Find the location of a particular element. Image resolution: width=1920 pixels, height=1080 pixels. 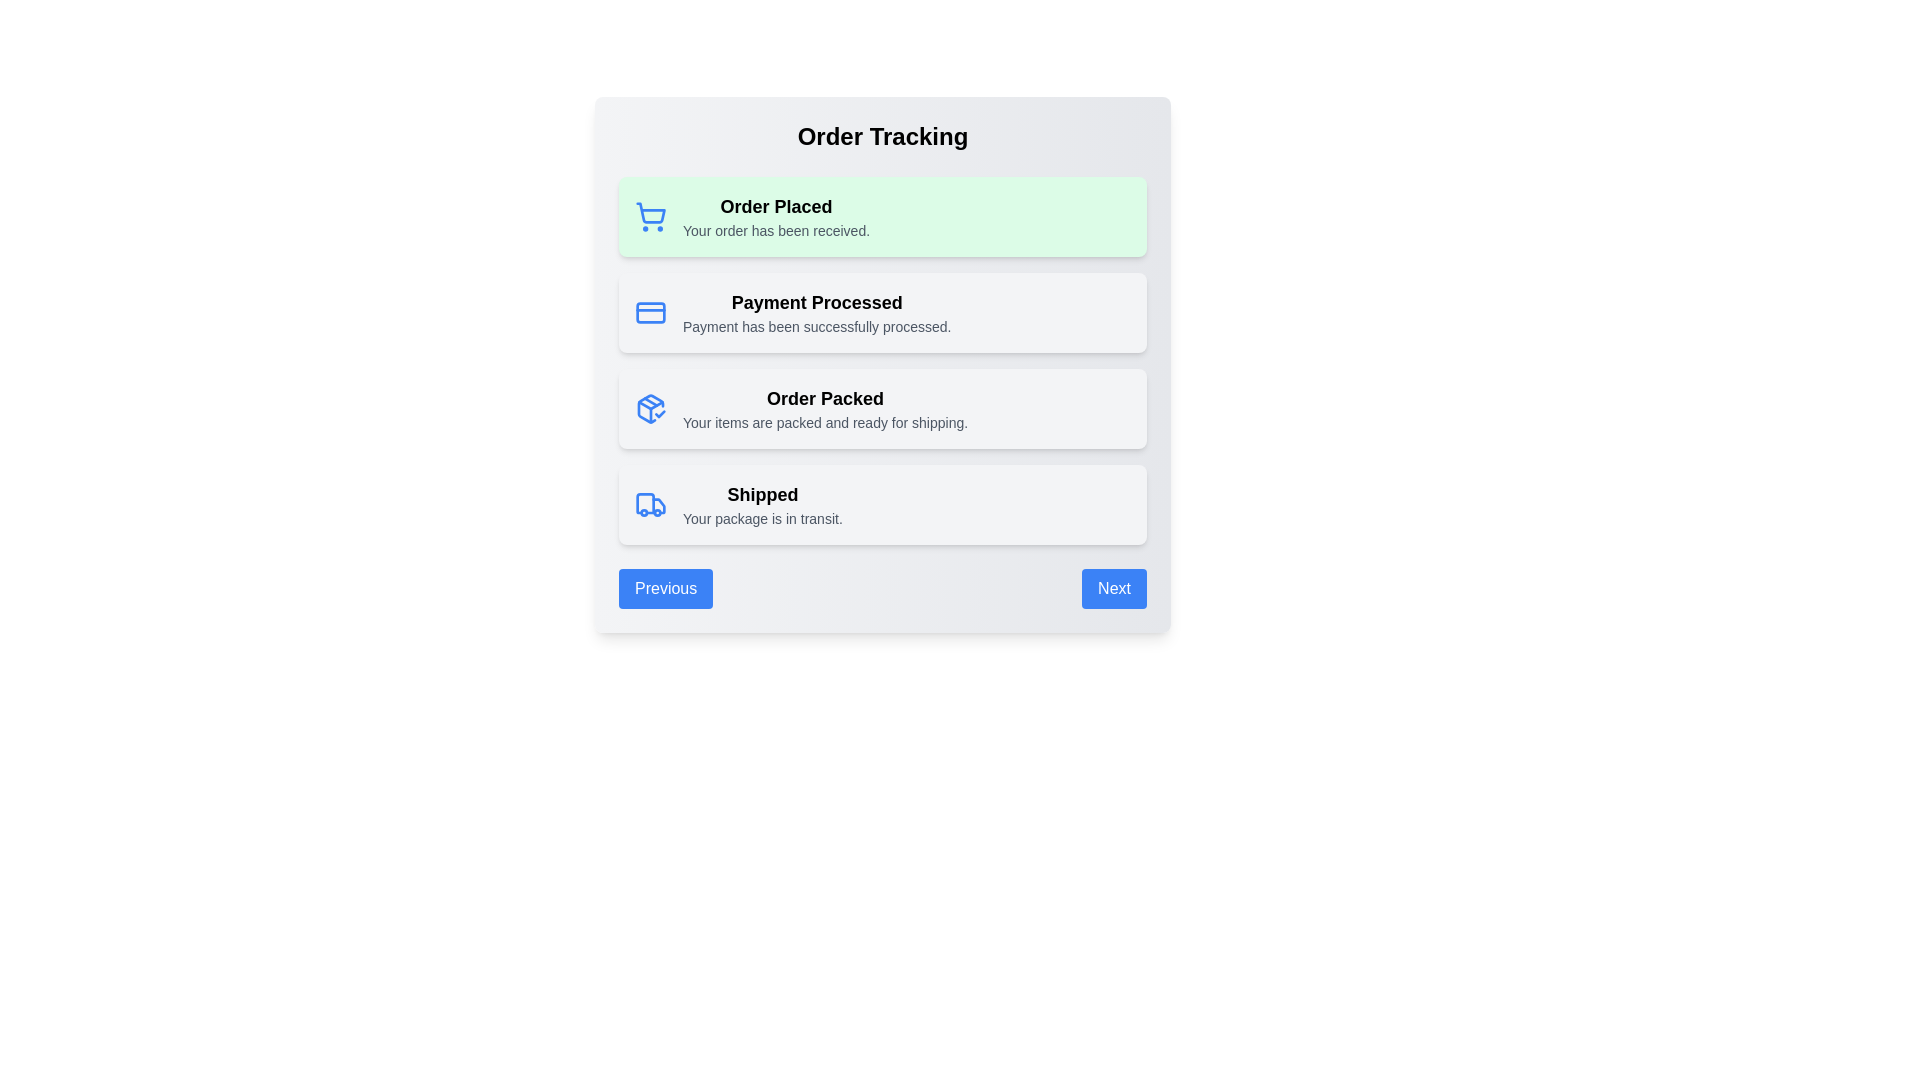

the bold 'Order Tracking' text label, which is prominently displayed in large font size, centered near the top of its section, with black text color on a light background is located at coordinates (882, 136).